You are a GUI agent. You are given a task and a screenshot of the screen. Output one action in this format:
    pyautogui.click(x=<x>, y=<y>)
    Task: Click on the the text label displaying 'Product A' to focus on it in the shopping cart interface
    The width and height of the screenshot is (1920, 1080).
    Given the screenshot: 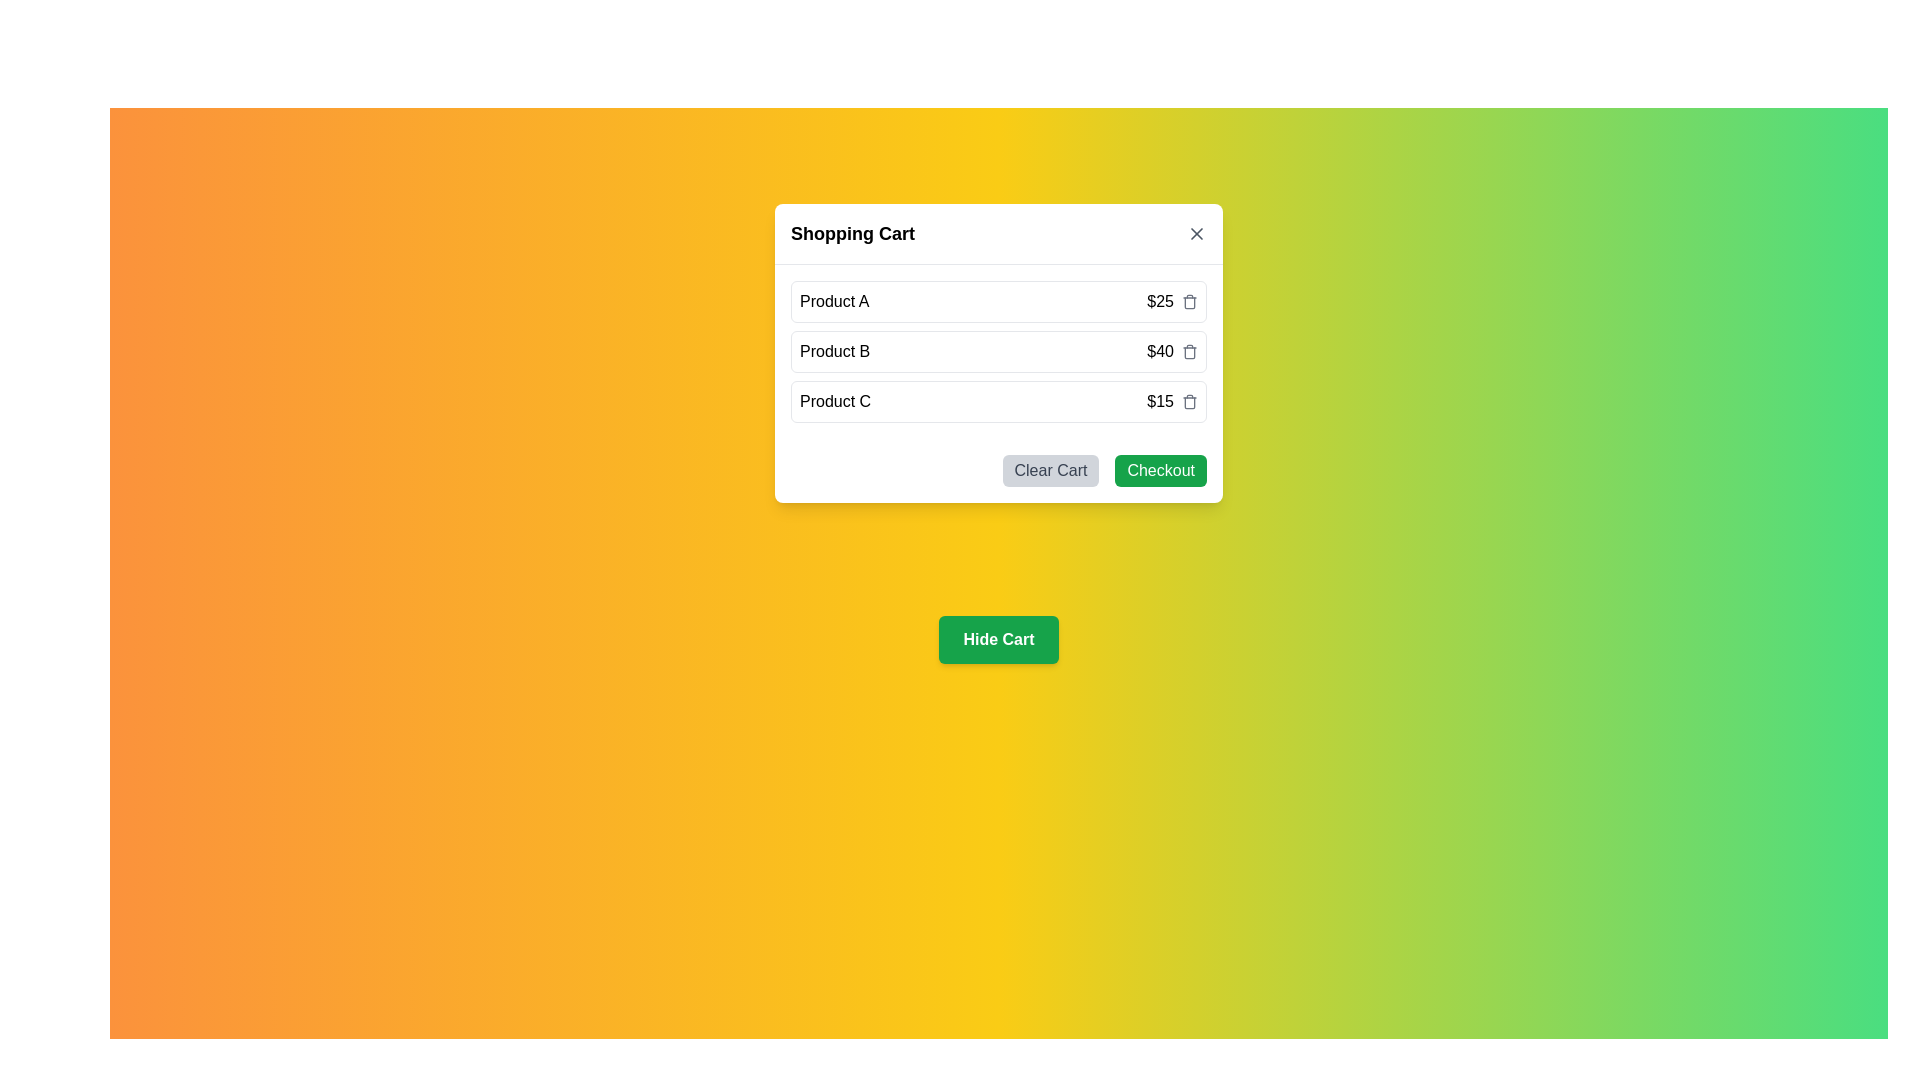 What is the action you would take?
    pyautogui.click(x=834, y=301)
    